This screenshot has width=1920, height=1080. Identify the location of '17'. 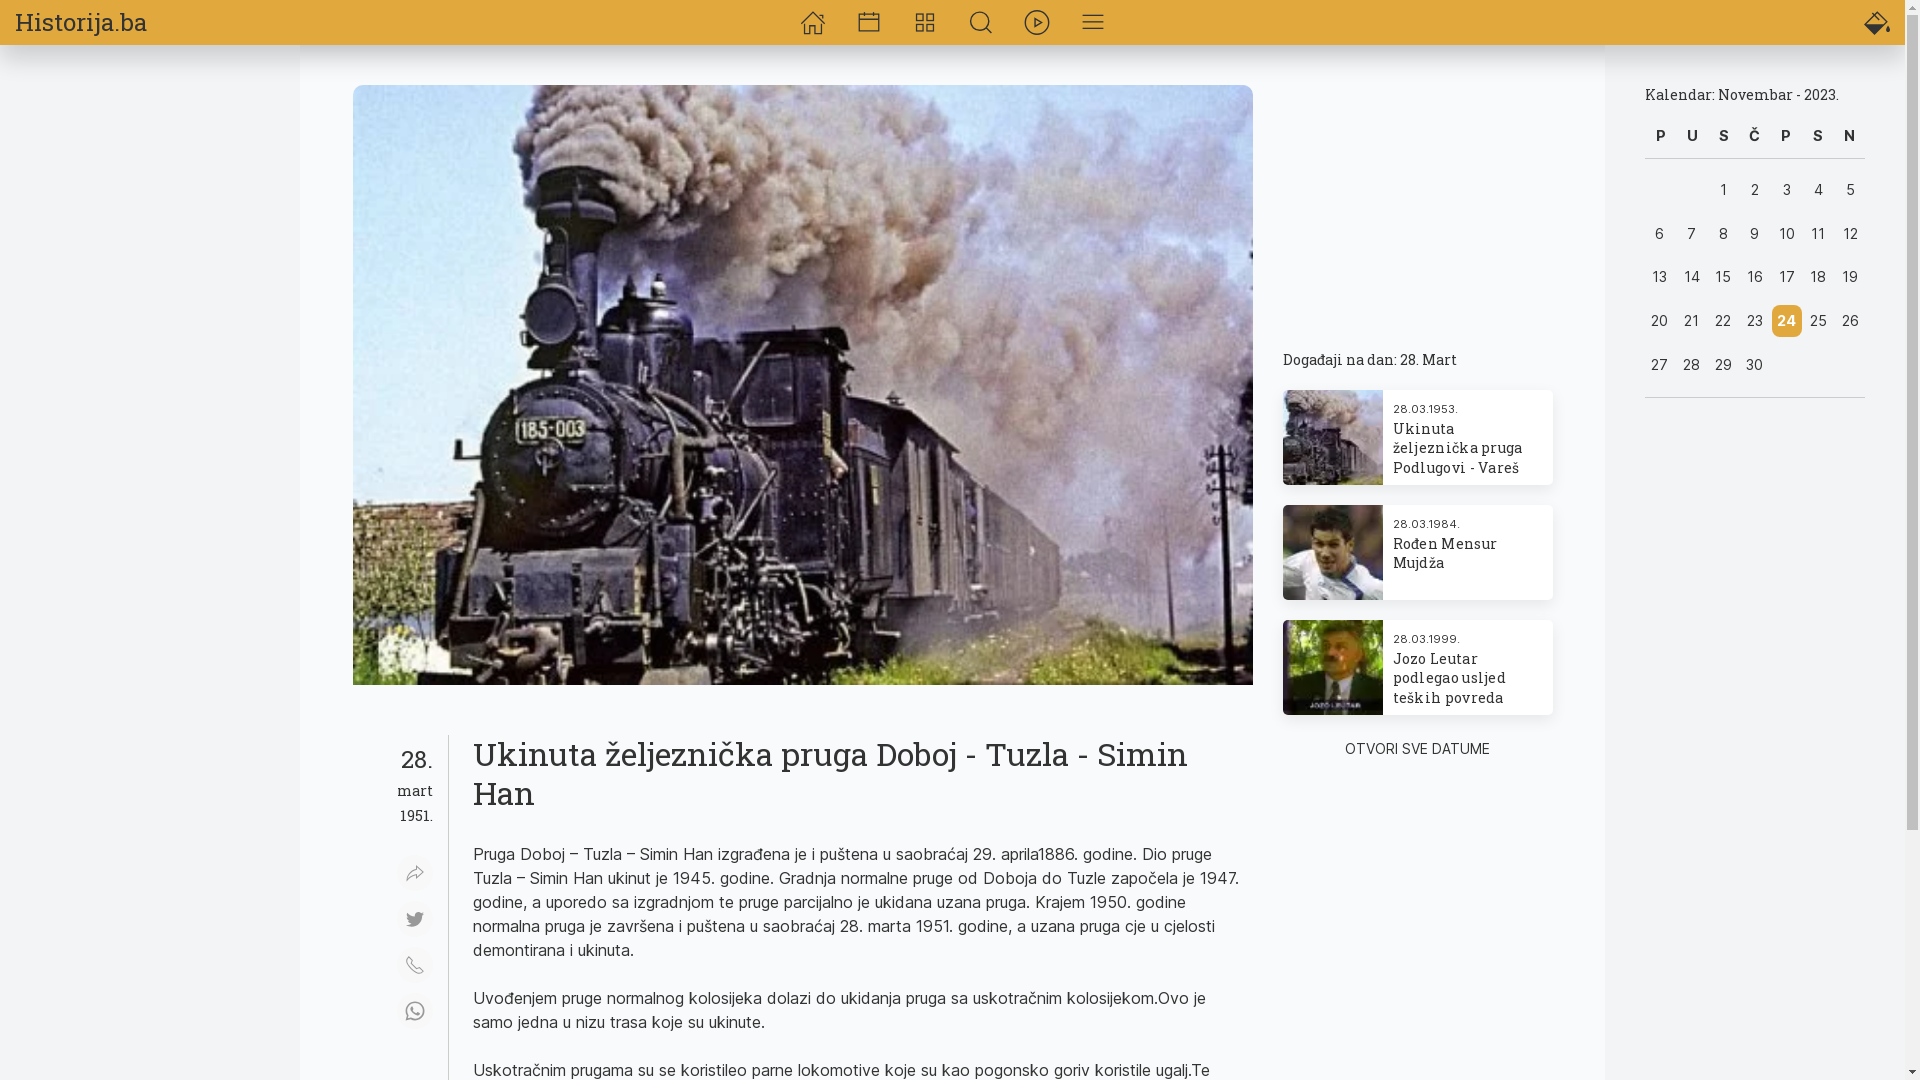
(1786, 277).